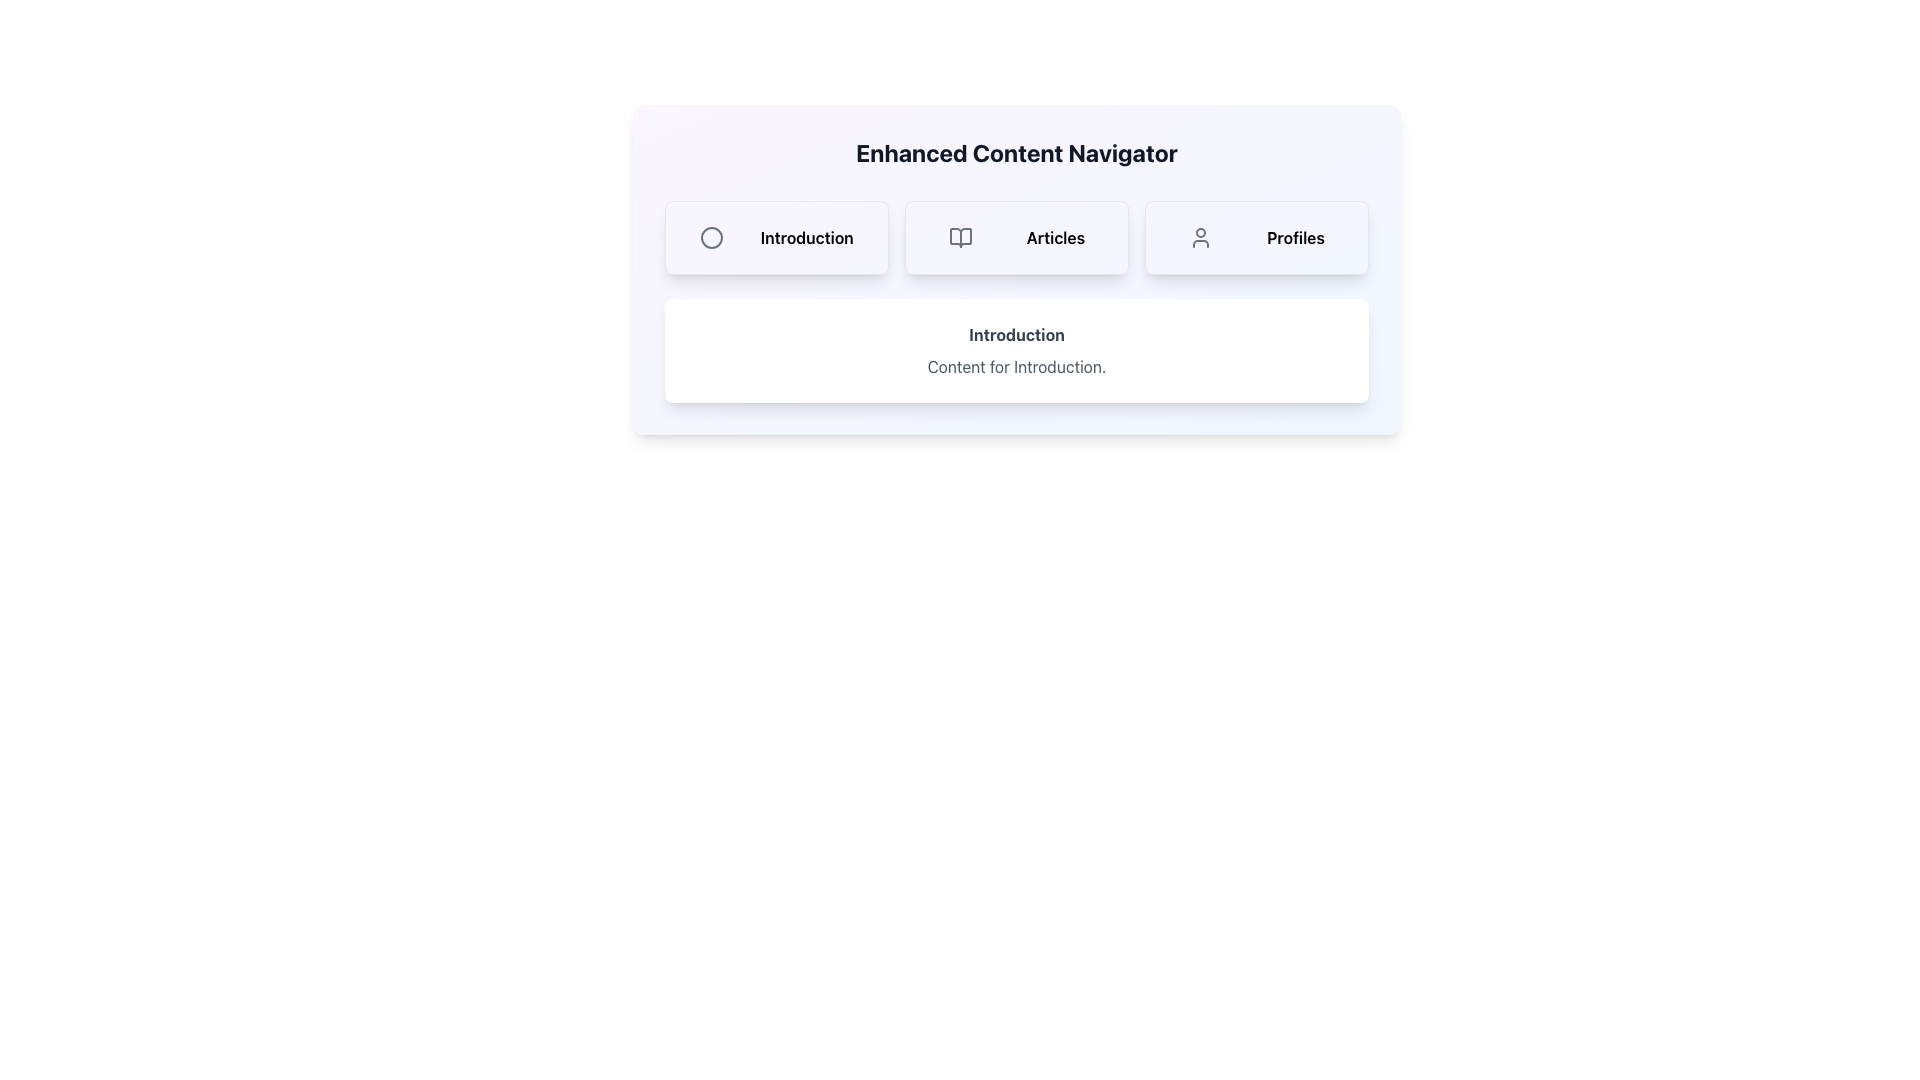 Image resolution: width=1920 pixels, height=1080 pixels. What do you see at coordinates (1017, 237) in the screenshot?
I see `the 'Articles' navigation panel for keyboard navigation` at bounding box center [1017, 237].